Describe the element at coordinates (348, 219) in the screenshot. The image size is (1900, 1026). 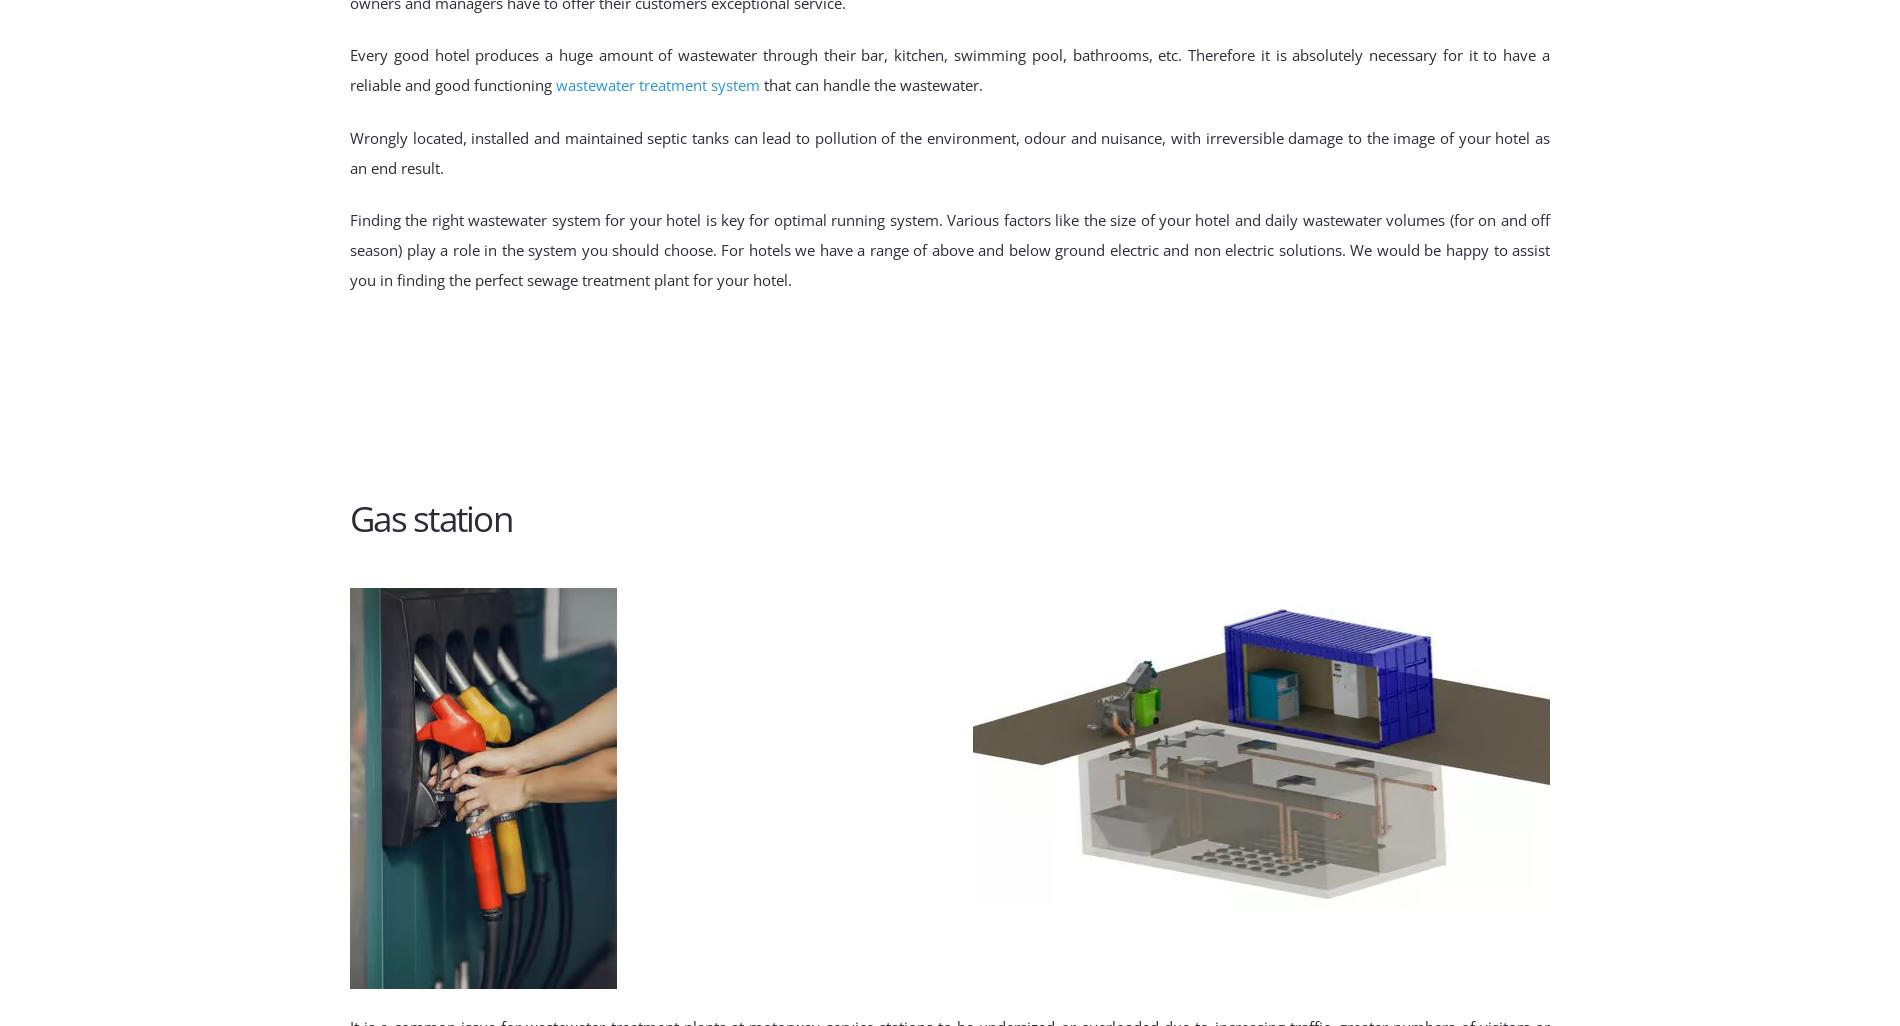
I see `'Finding the right wastewater system for your hotel is ke'` at that location.